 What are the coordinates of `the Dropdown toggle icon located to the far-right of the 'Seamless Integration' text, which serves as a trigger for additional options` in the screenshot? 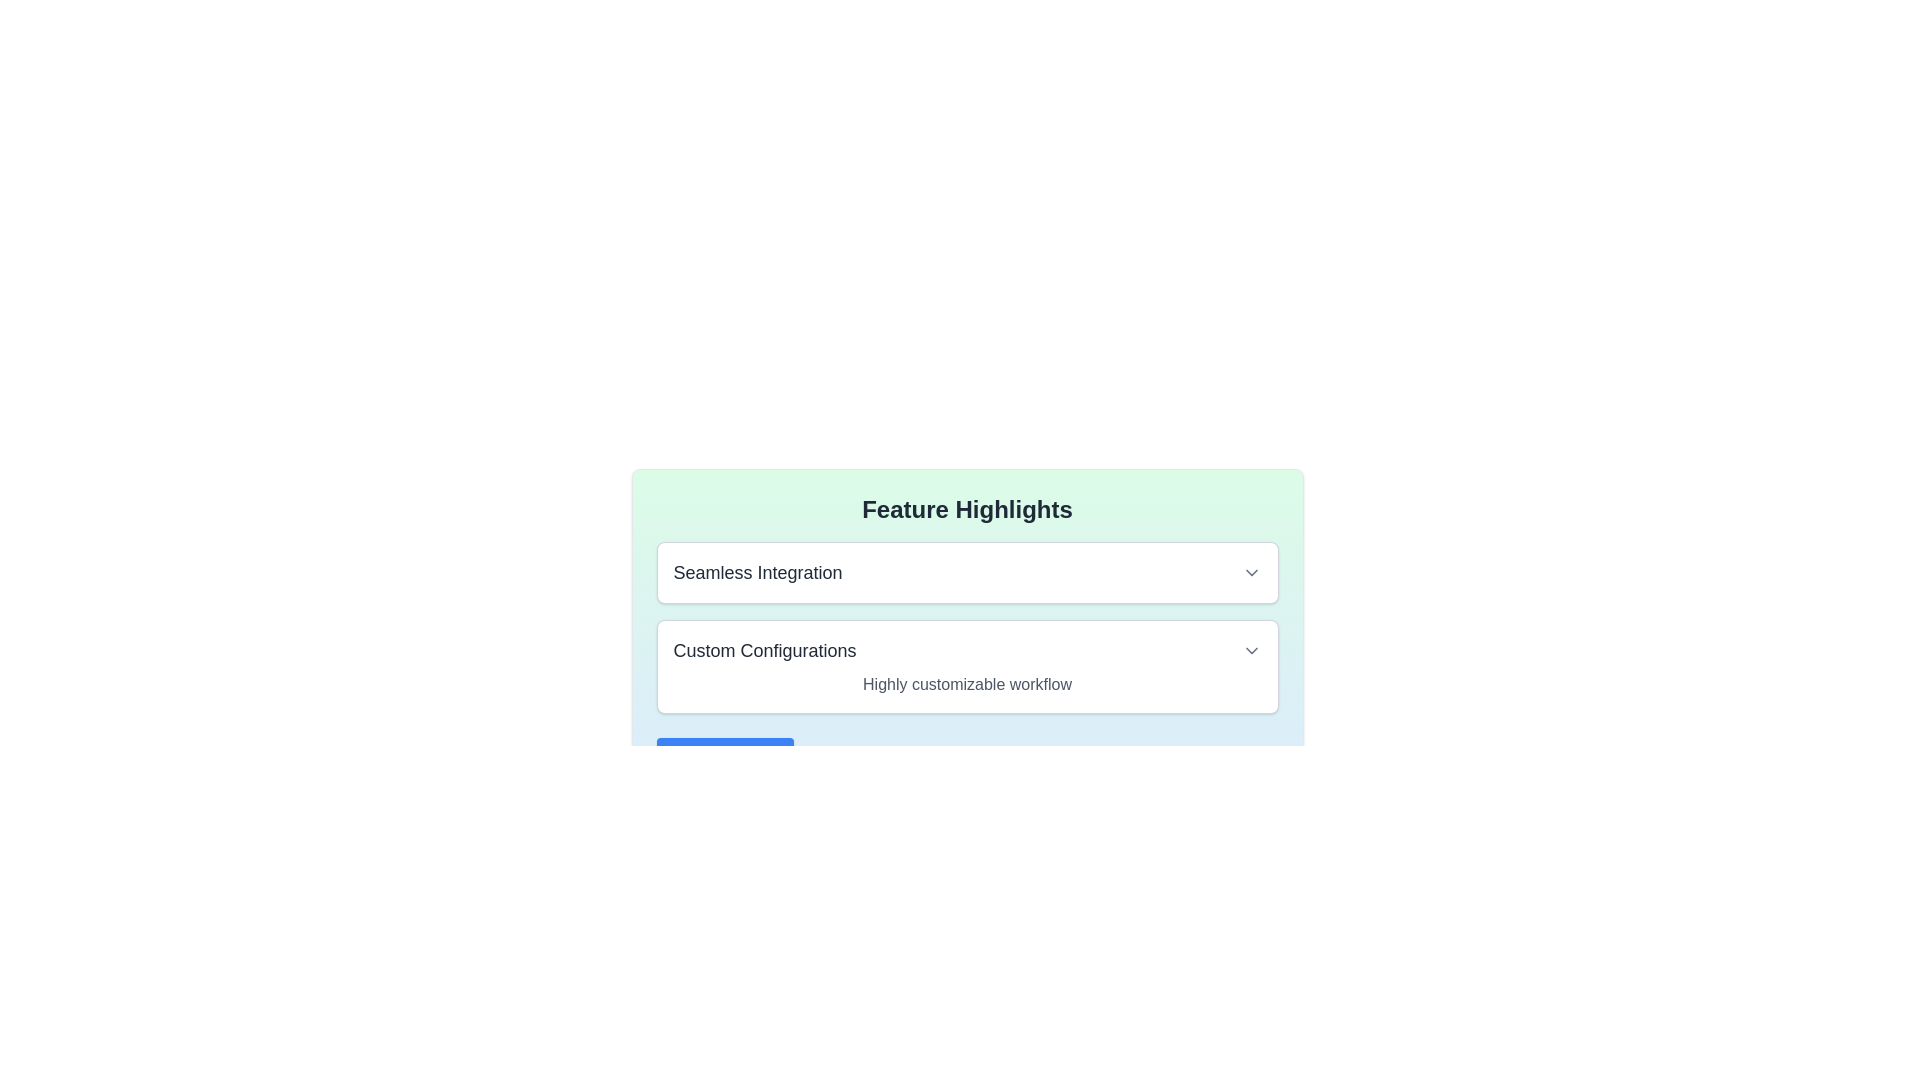 It's located at (1250, 573).